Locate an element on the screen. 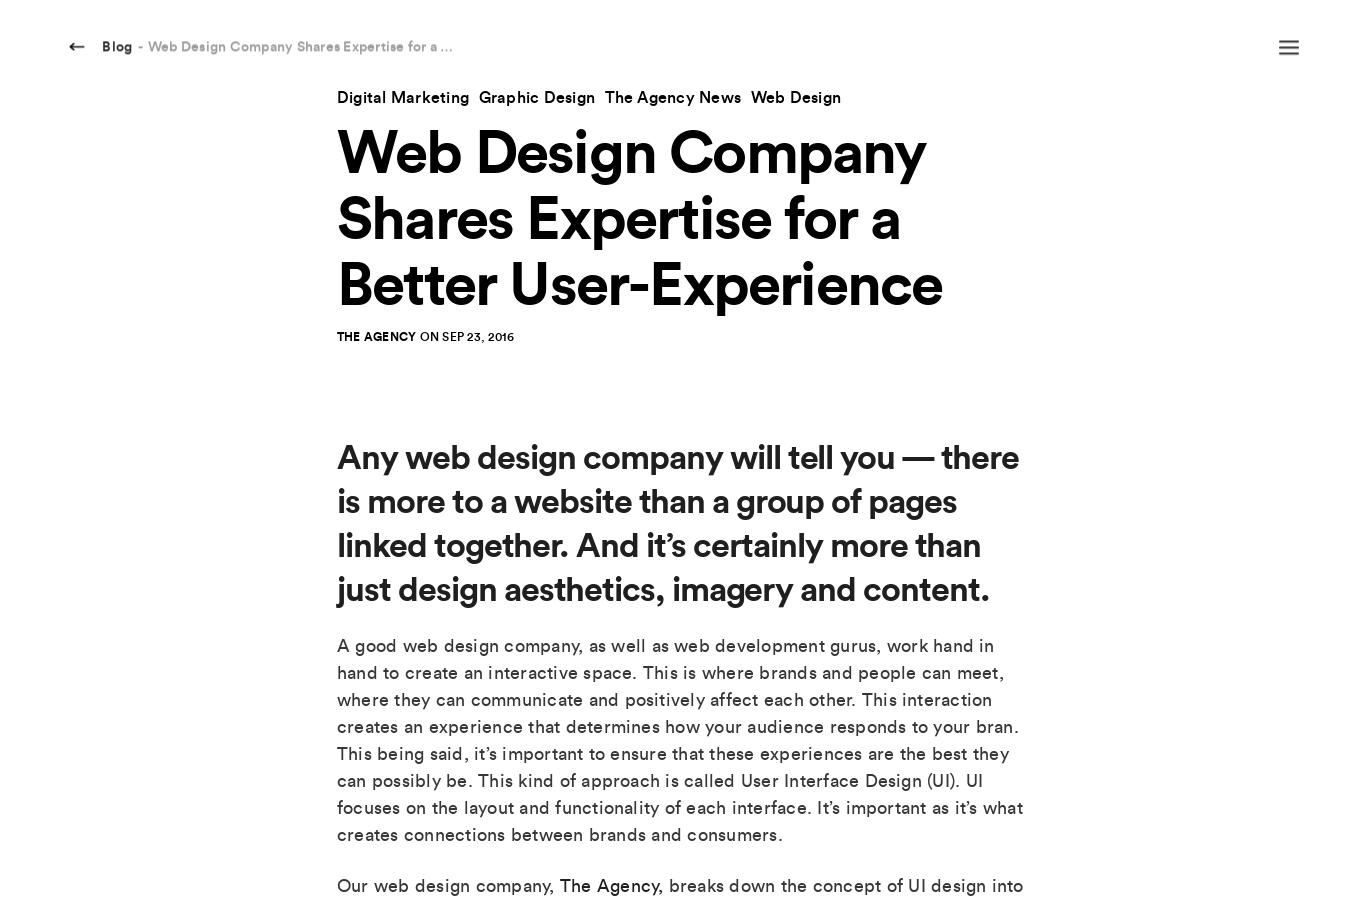 This screenshot has width=1366, height=906. 'The Agency News' is located at coordinates (603, 96).